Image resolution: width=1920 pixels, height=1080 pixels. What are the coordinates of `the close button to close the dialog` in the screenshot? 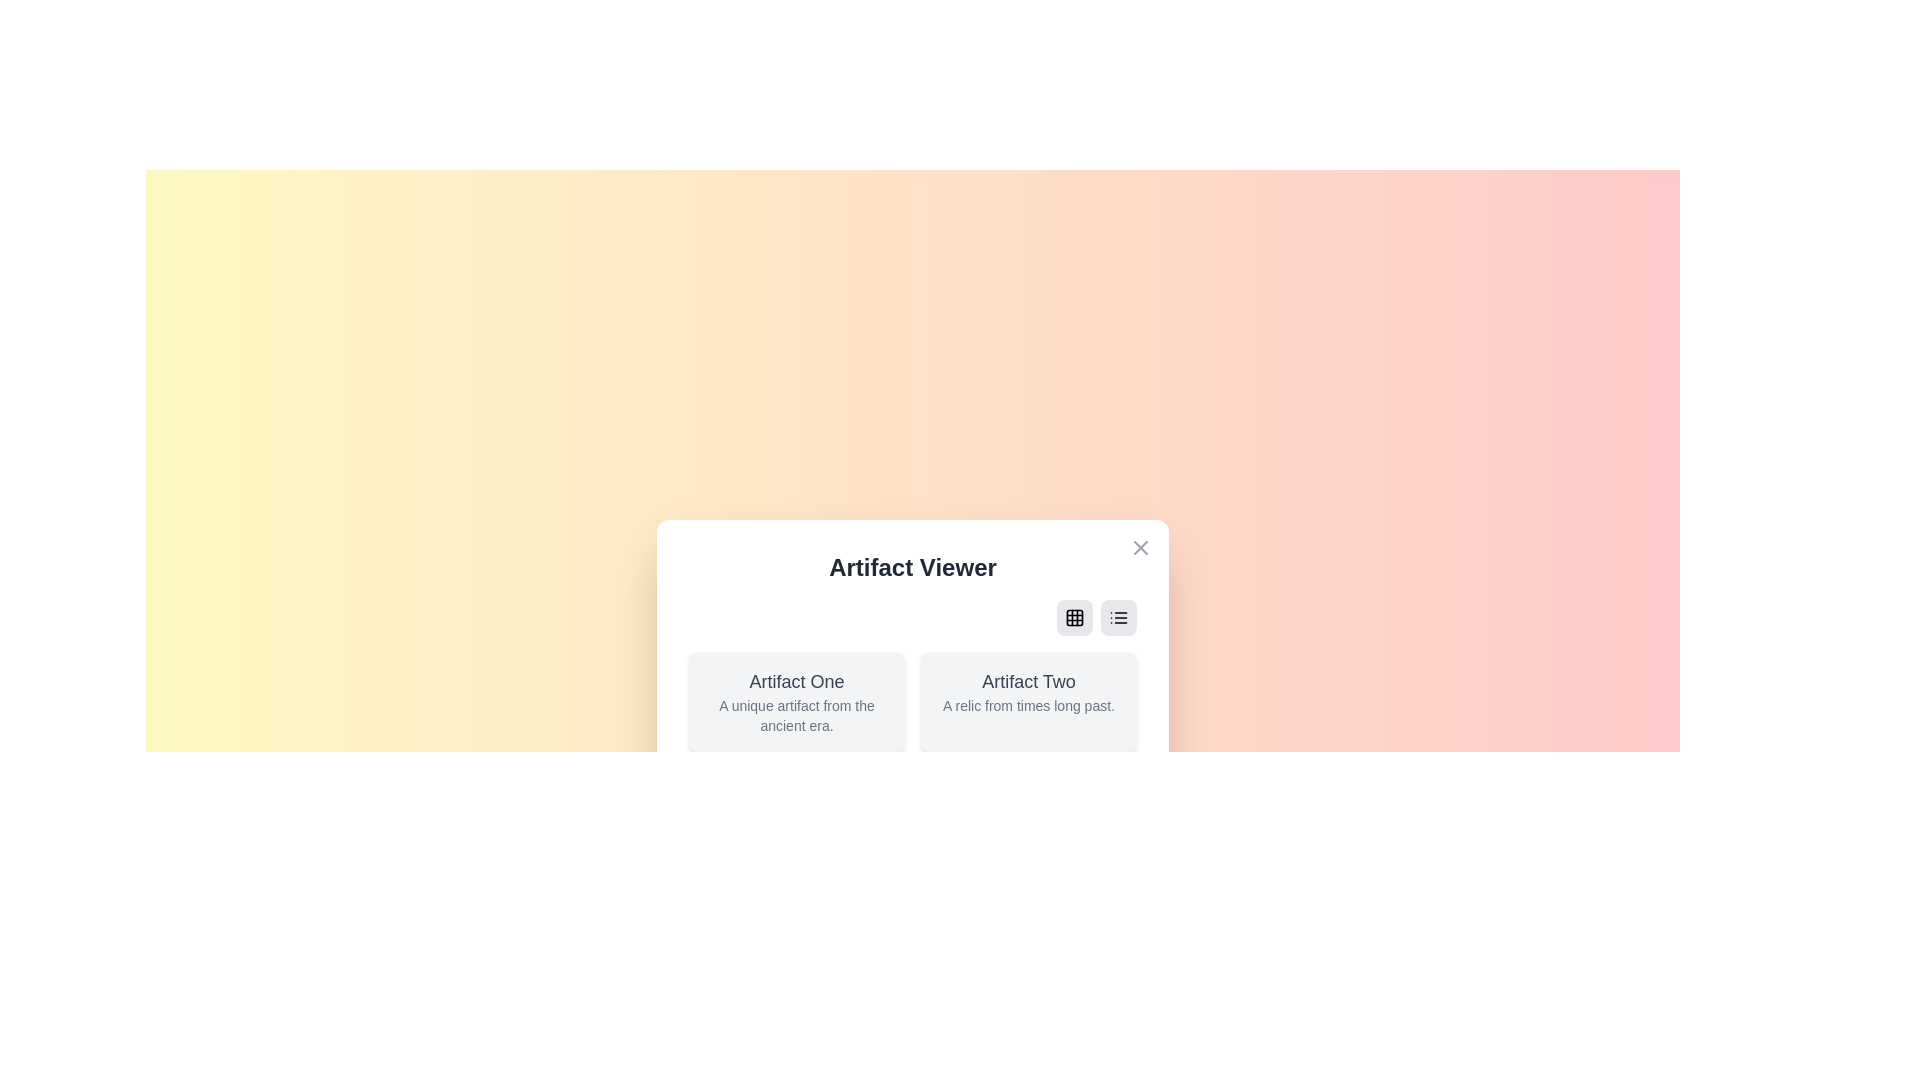 It's located at (1141, 547).